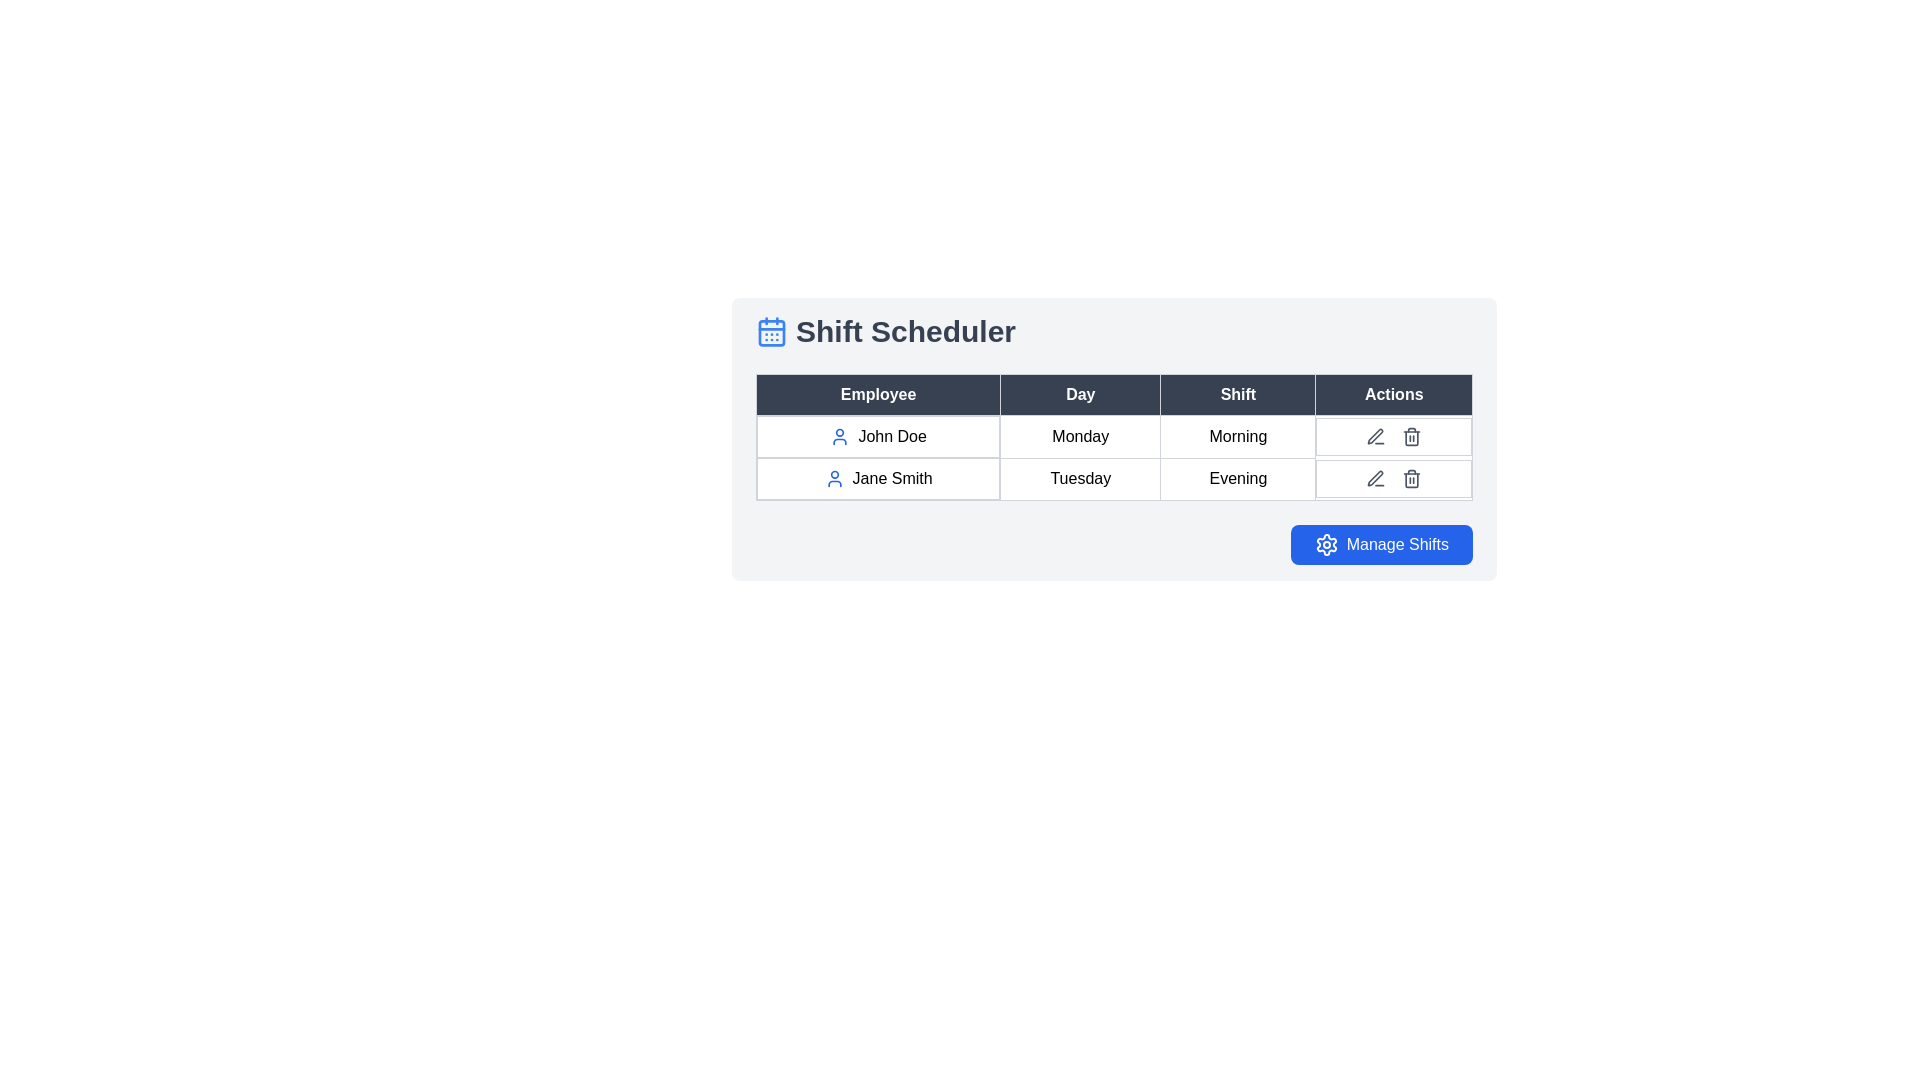 This screenshot has width=1920, height=1080. What do you see at coordinates (834, 478) in the screenshot?
I see `the small blue outline icon representing a user adjacent to the text 'Jane Smith' in the 'Employee' column of the table` at bounding box center [834, 478].